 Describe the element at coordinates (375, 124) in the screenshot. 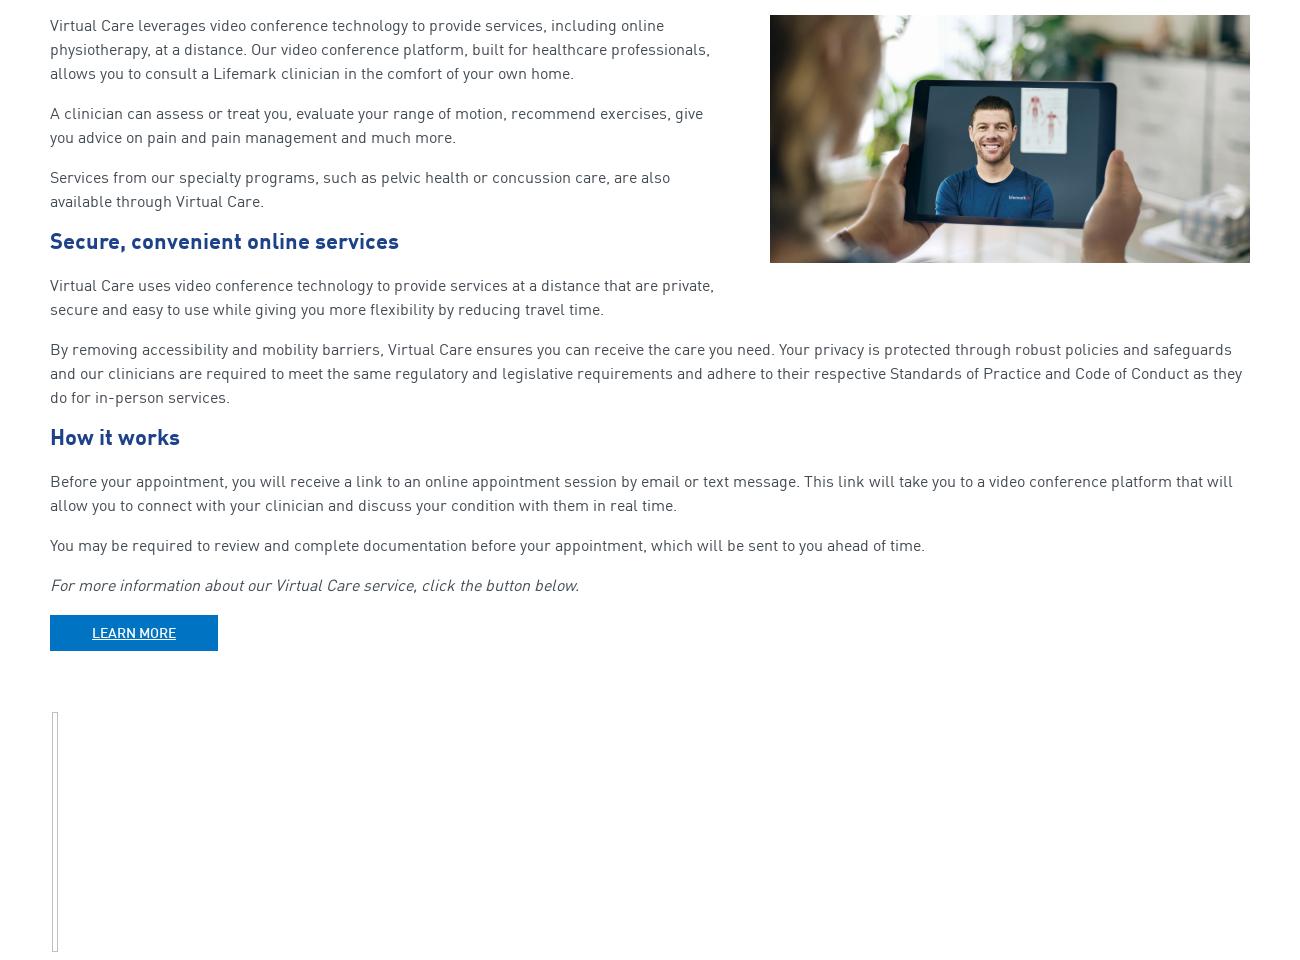

I see `'A clinician can assess or treat you, evaluate your range of motion, recommend exercises, give you advice on pain and pain management and much more.'` at that location.